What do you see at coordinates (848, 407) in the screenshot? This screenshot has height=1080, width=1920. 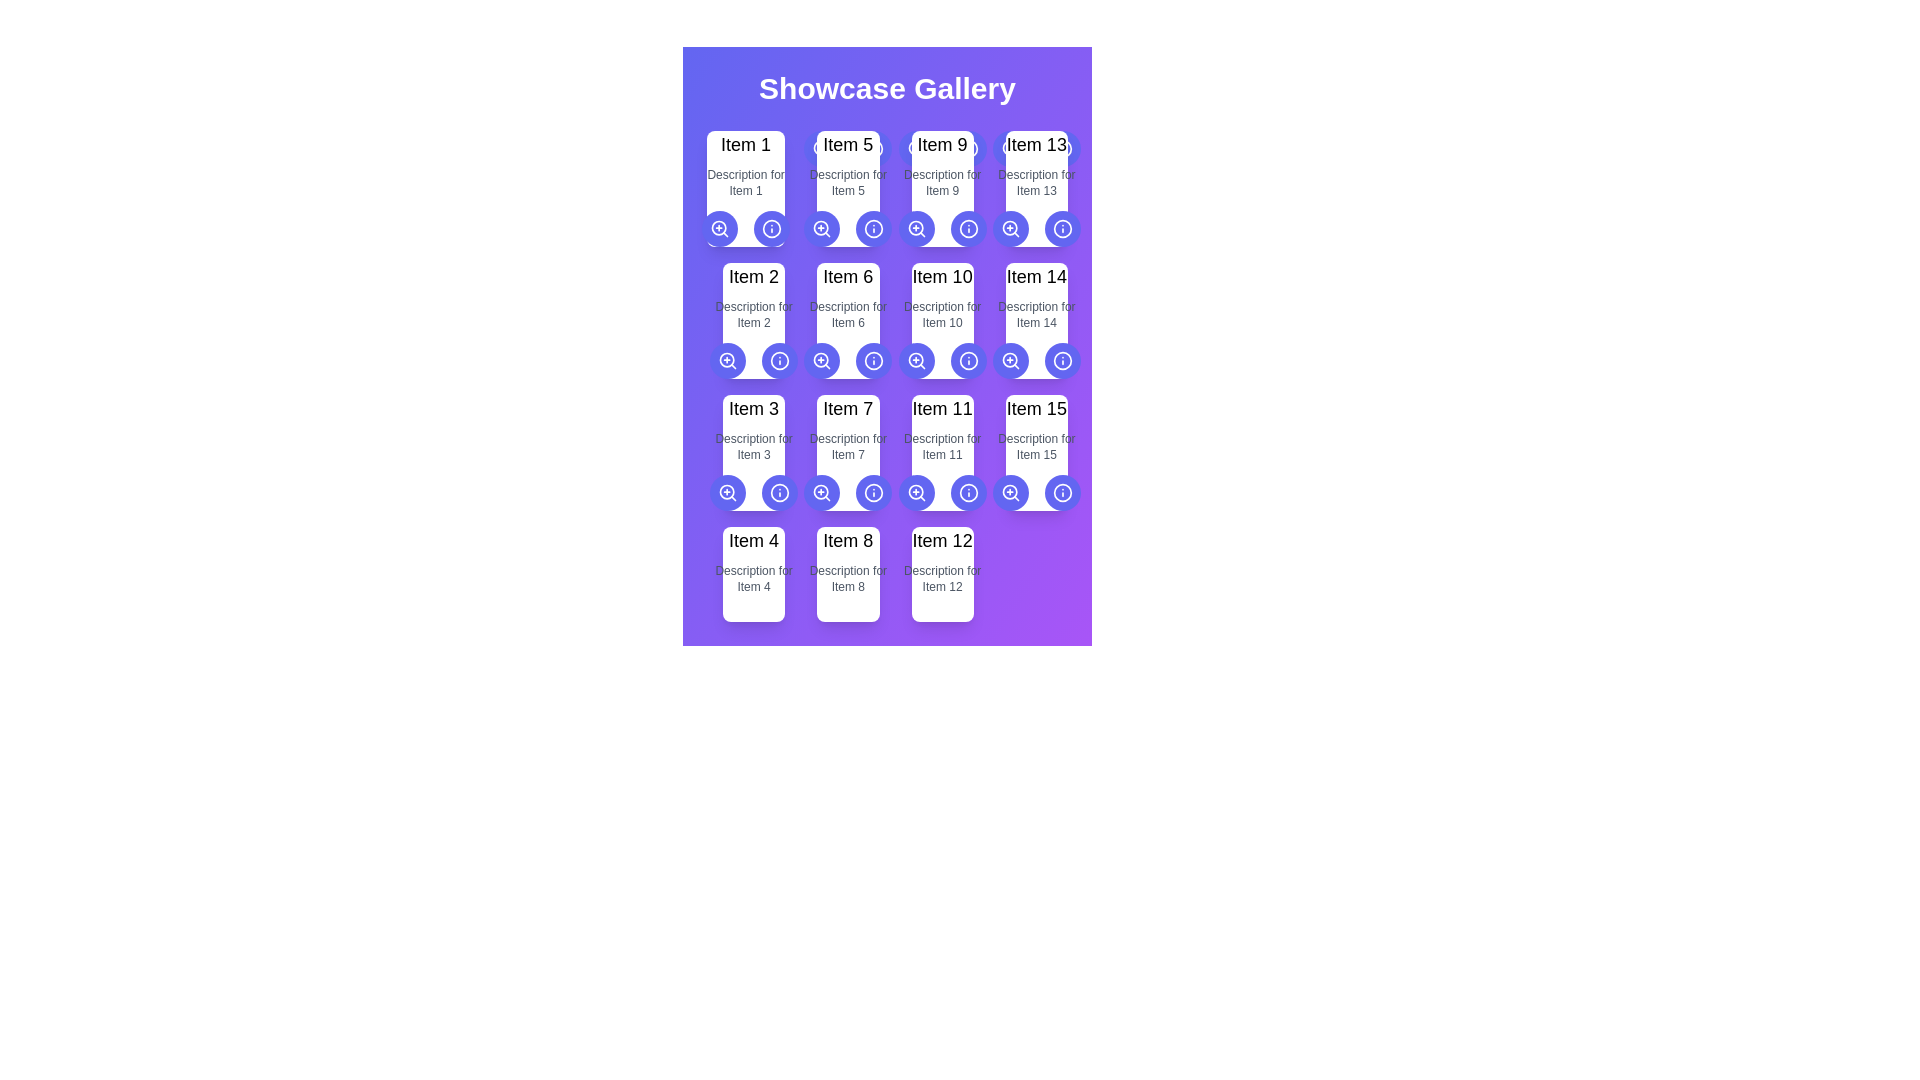 I see `text label that displays 'Item 7' located atop a white rectangular card in the second row, fourth column of the grid layout` at bounding box center [848, 407].